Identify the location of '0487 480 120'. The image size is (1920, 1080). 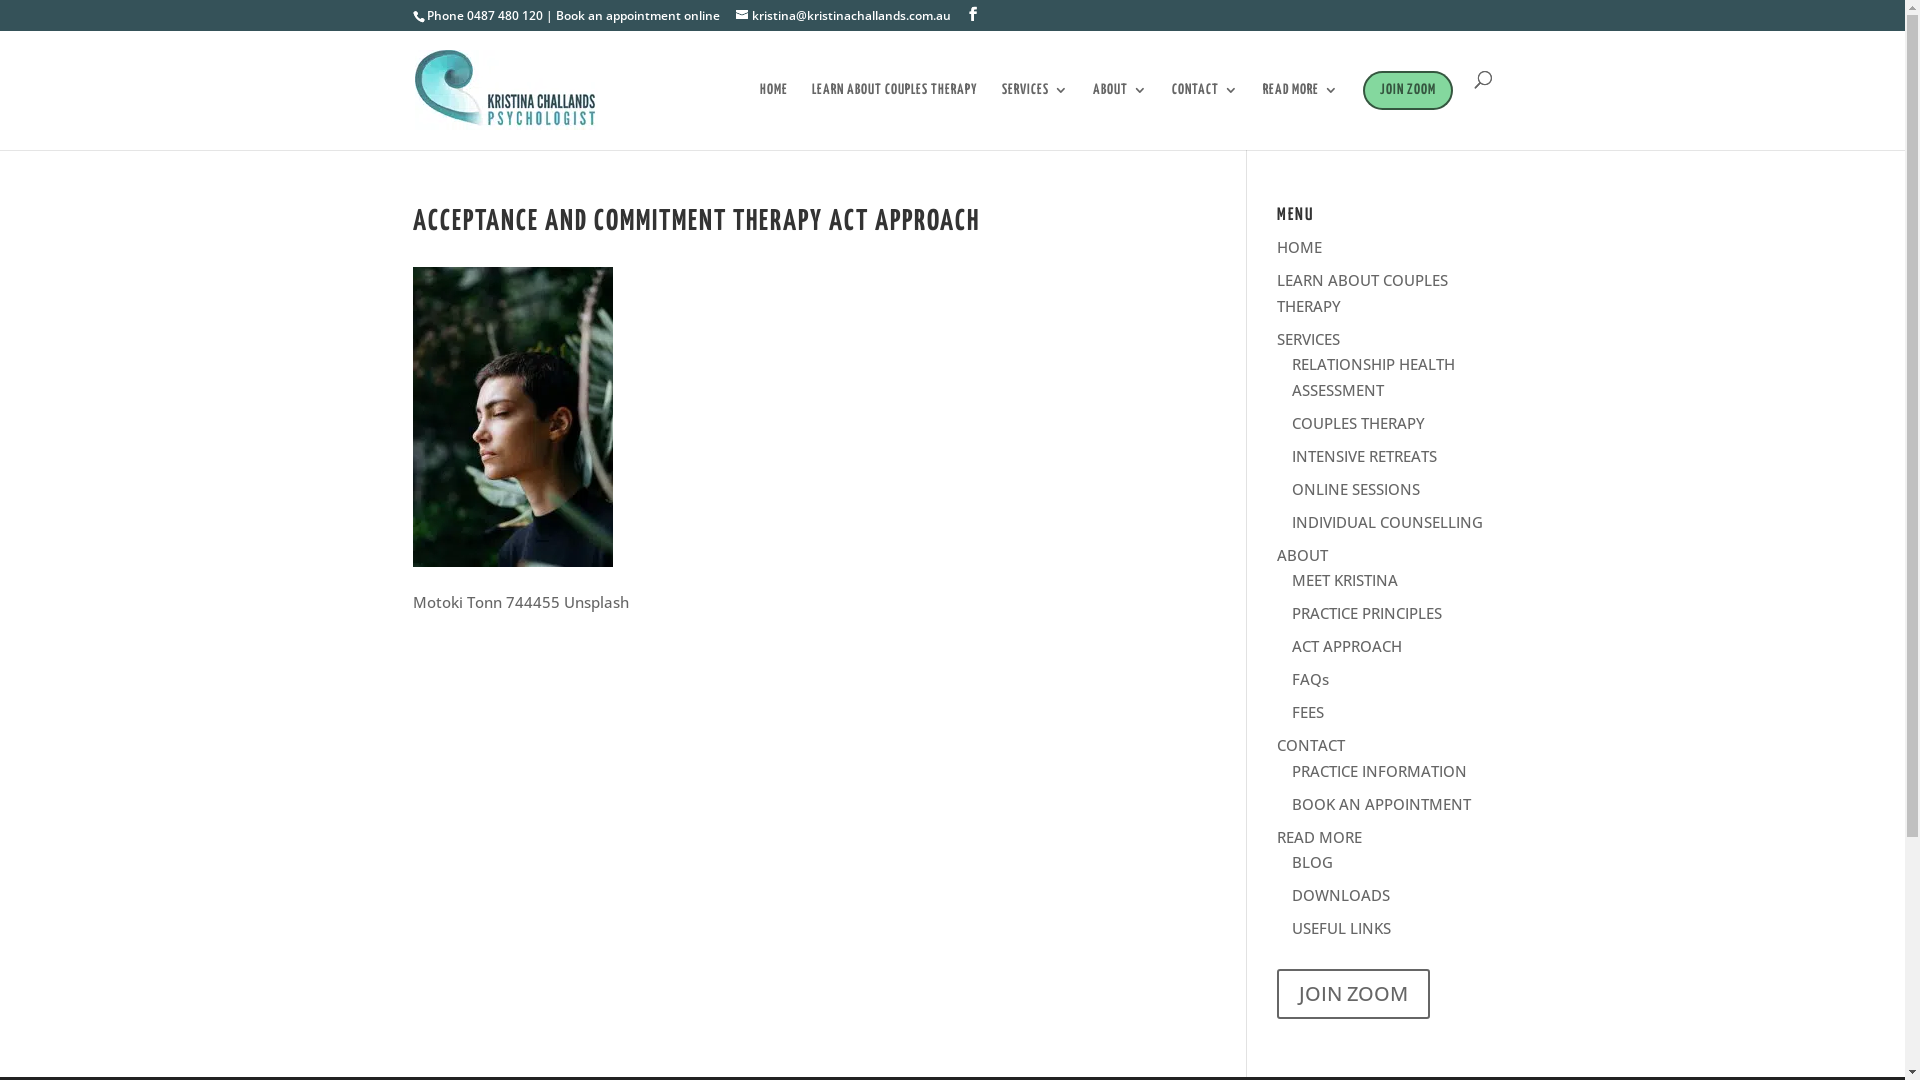
(464, 15).